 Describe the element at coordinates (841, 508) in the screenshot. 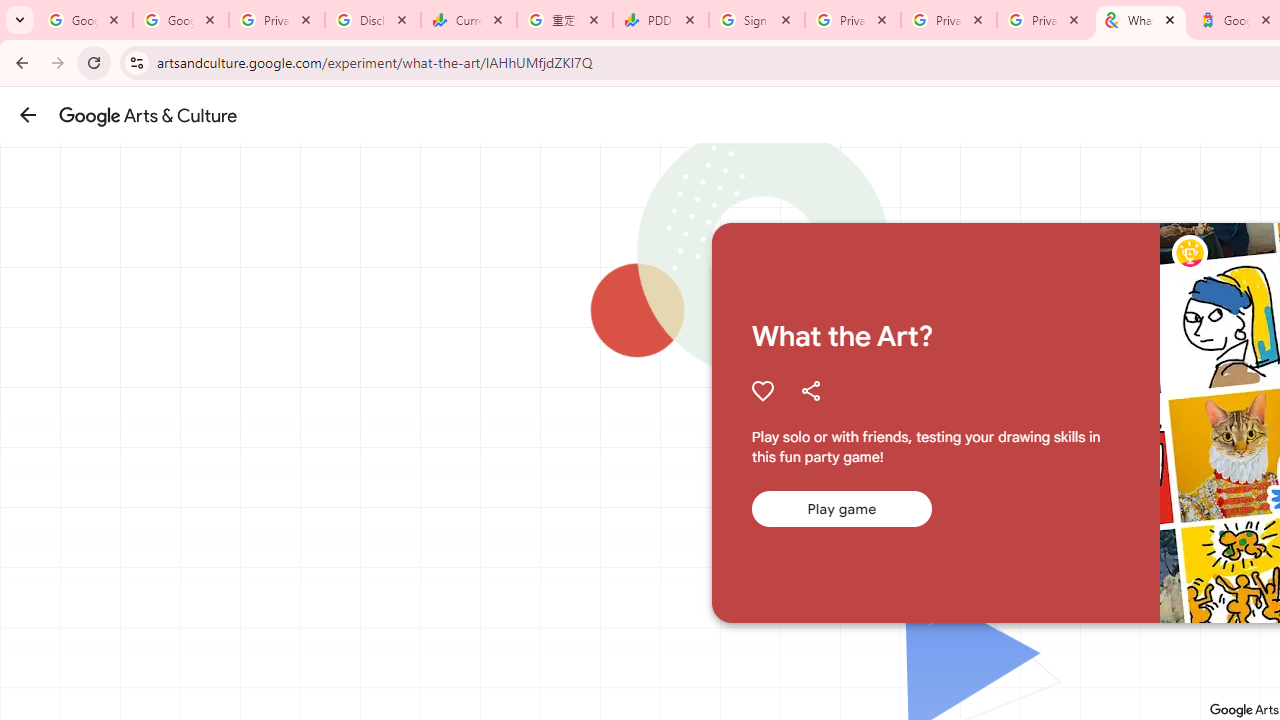

I see `'Play game'` at that location.